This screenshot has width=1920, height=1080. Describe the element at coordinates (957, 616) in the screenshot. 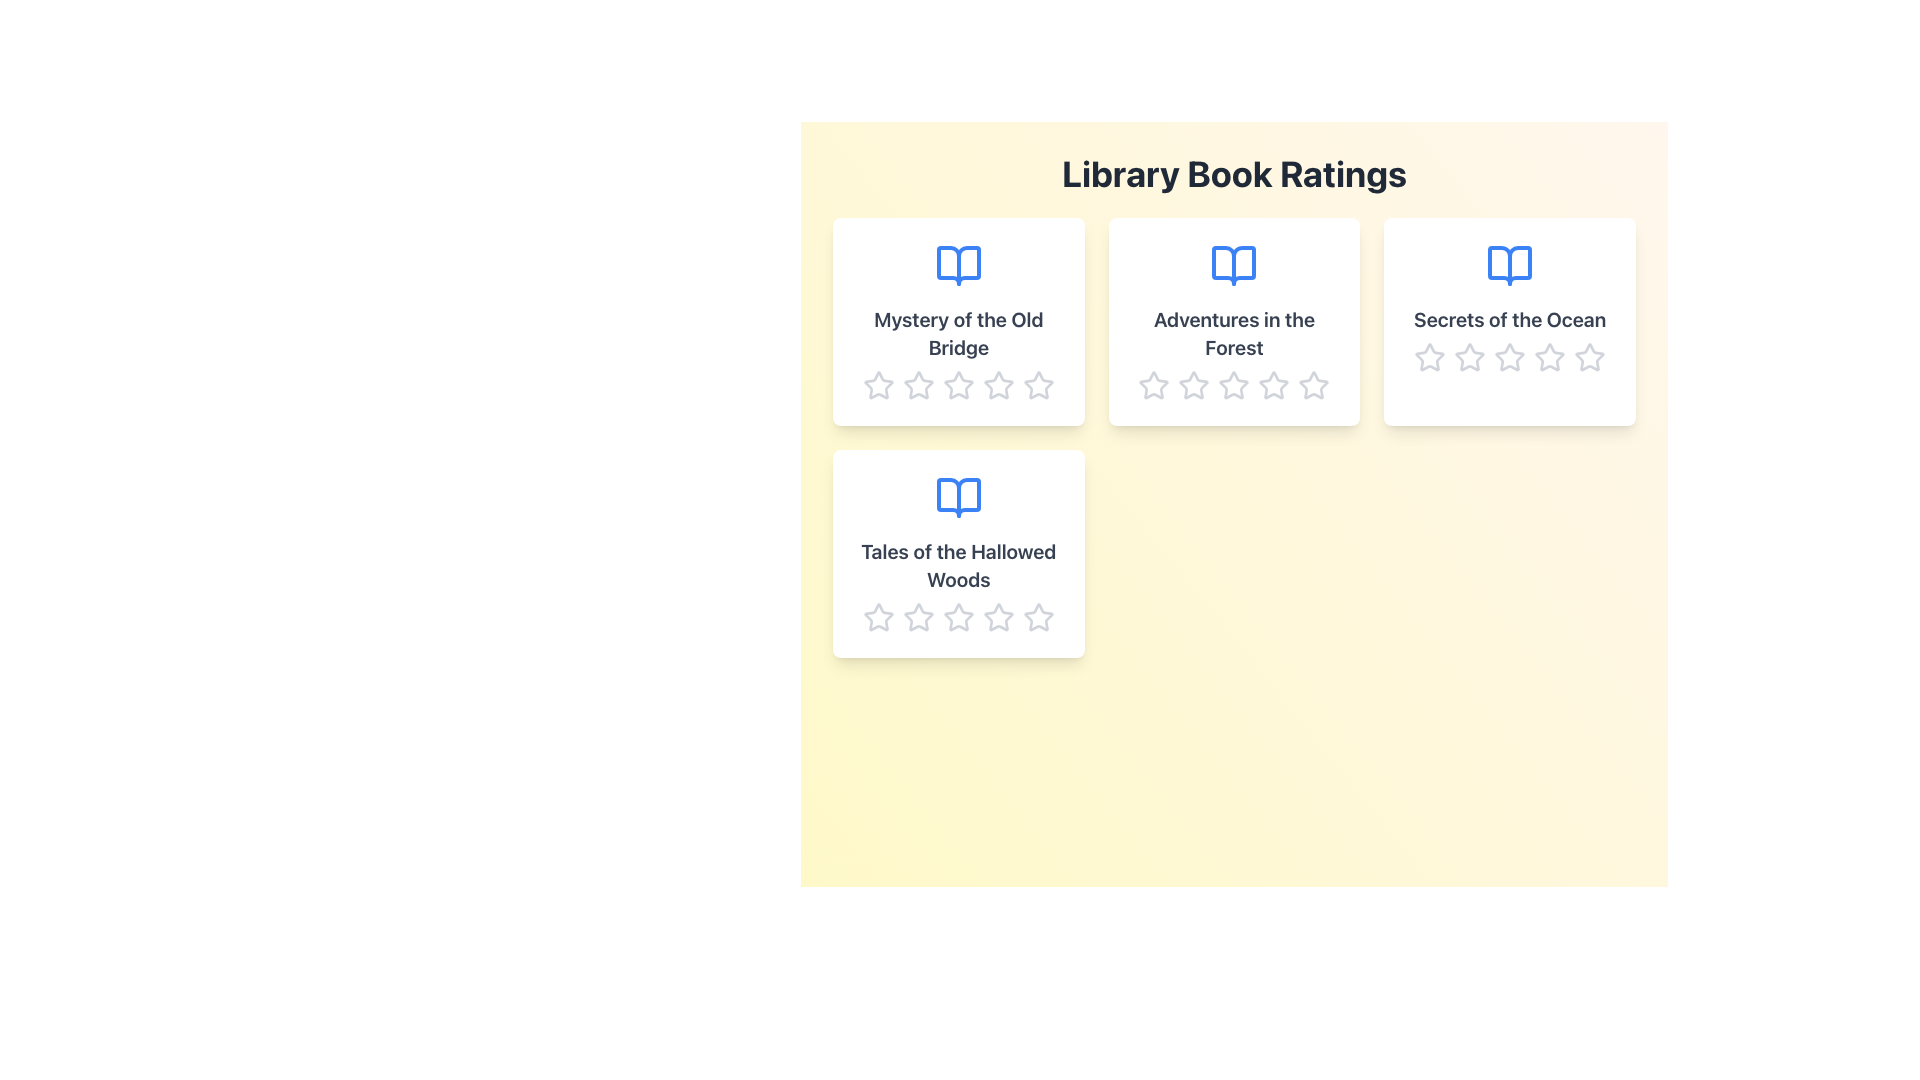

I see `the third rating star in the 5-star rating system for the book card titled 'Tales of the Hallowed Woods'` at that location.